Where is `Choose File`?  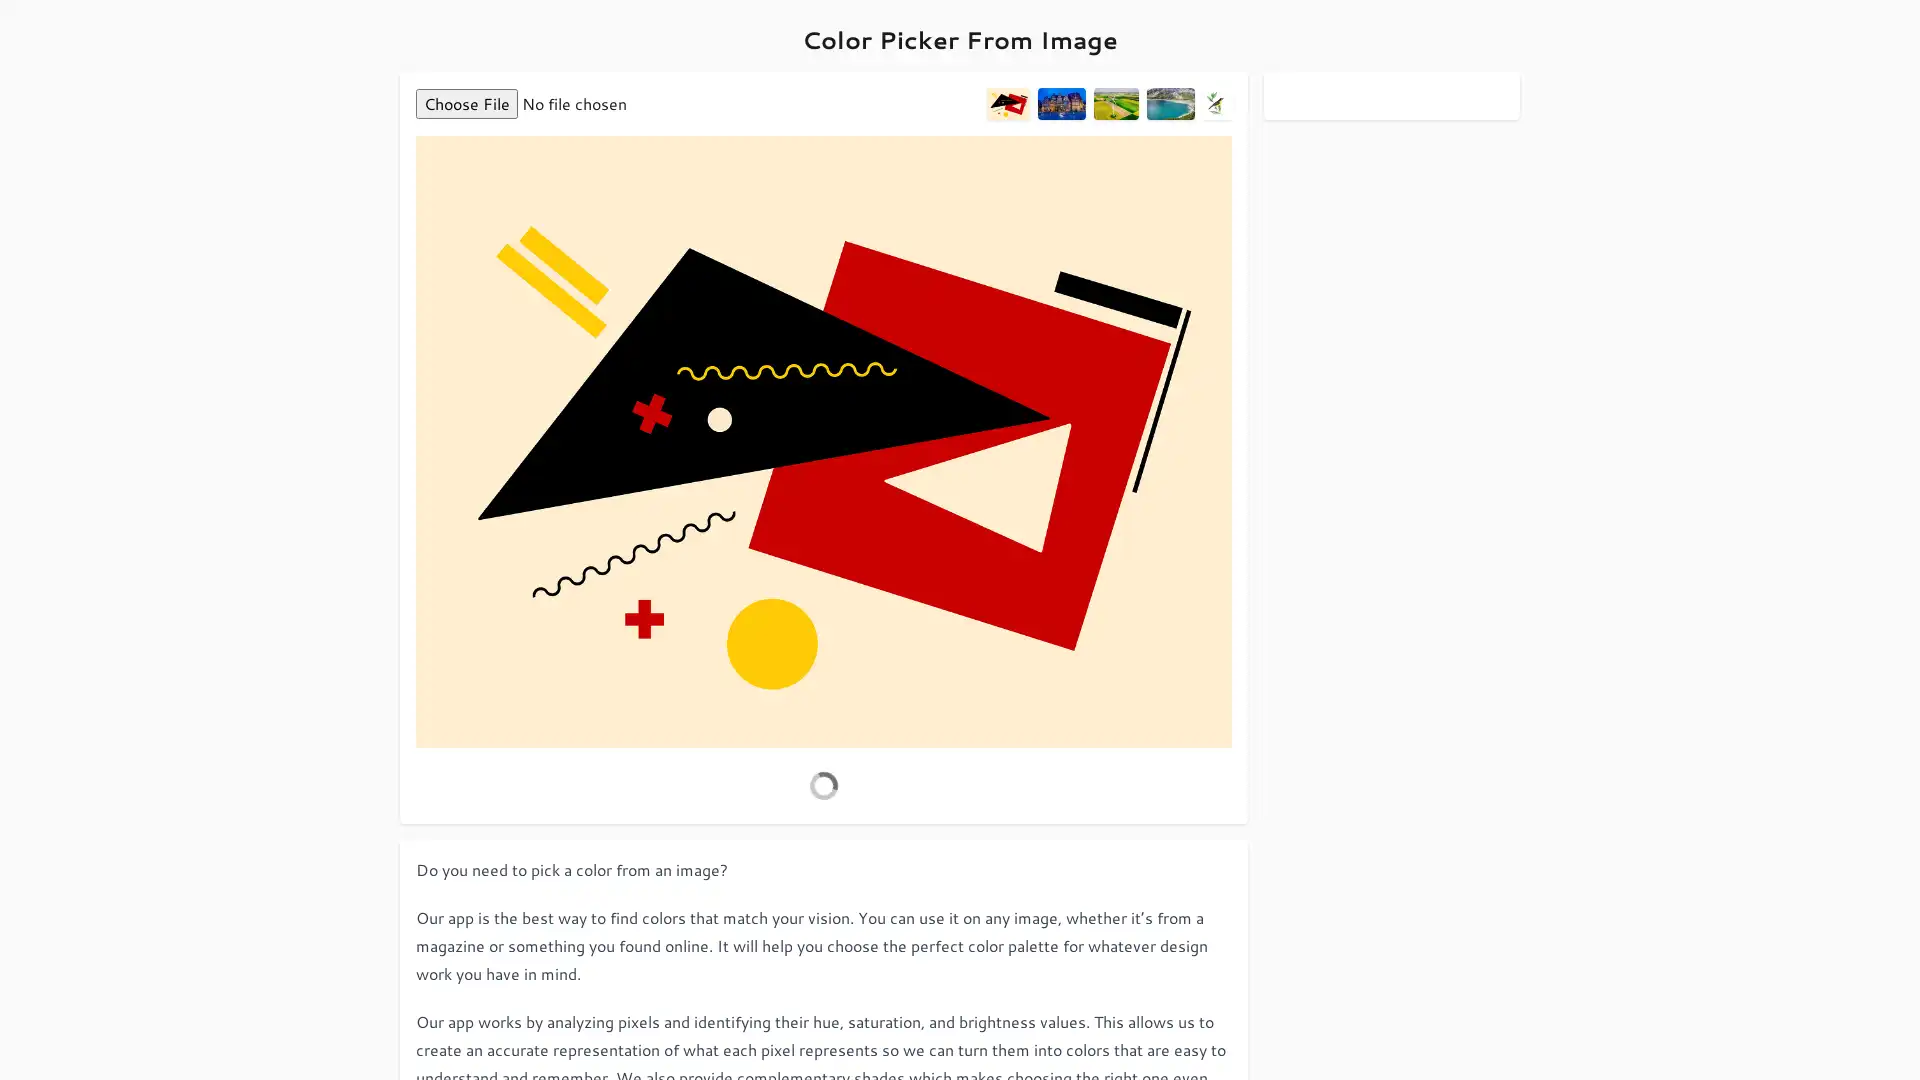 Choose File is located at coordinates (465, 104).